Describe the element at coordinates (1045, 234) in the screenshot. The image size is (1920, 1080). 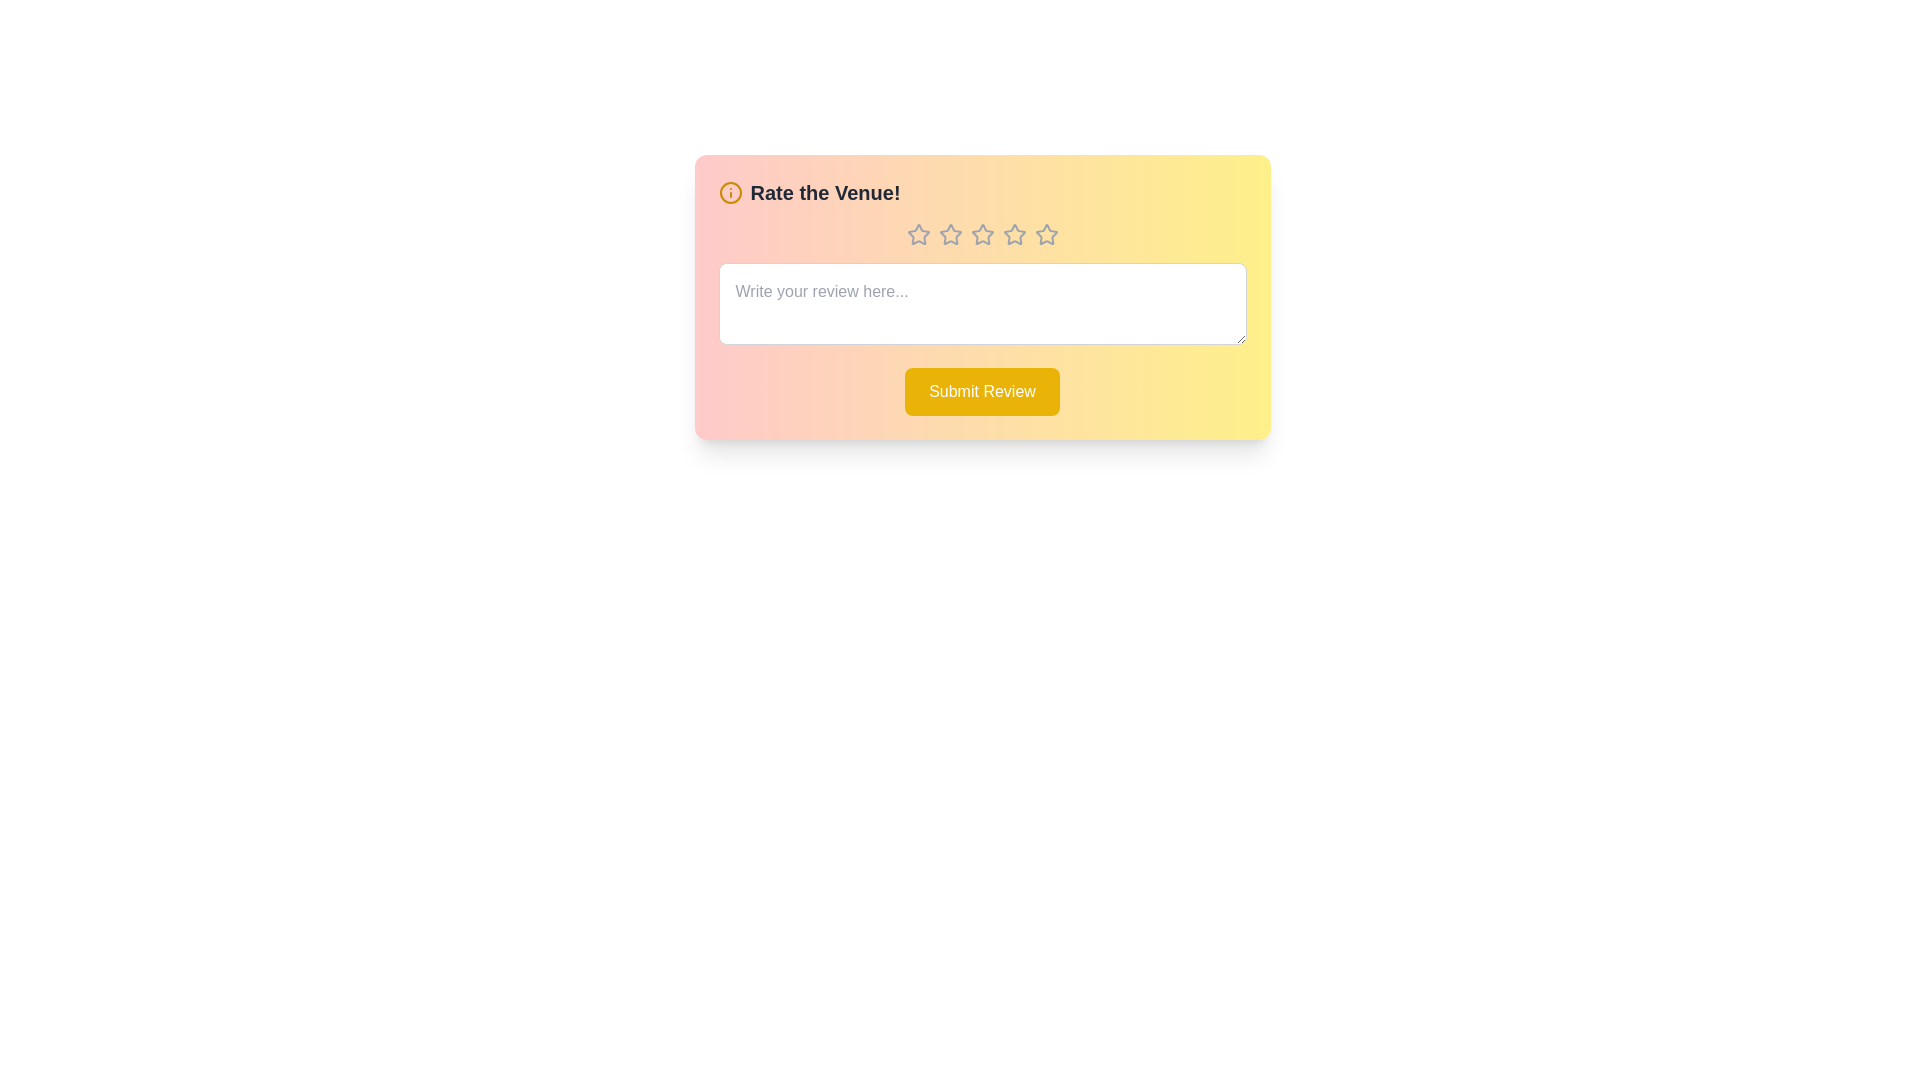
I see `the rating to 5 stars by clicking on the corresponding star` at that location.